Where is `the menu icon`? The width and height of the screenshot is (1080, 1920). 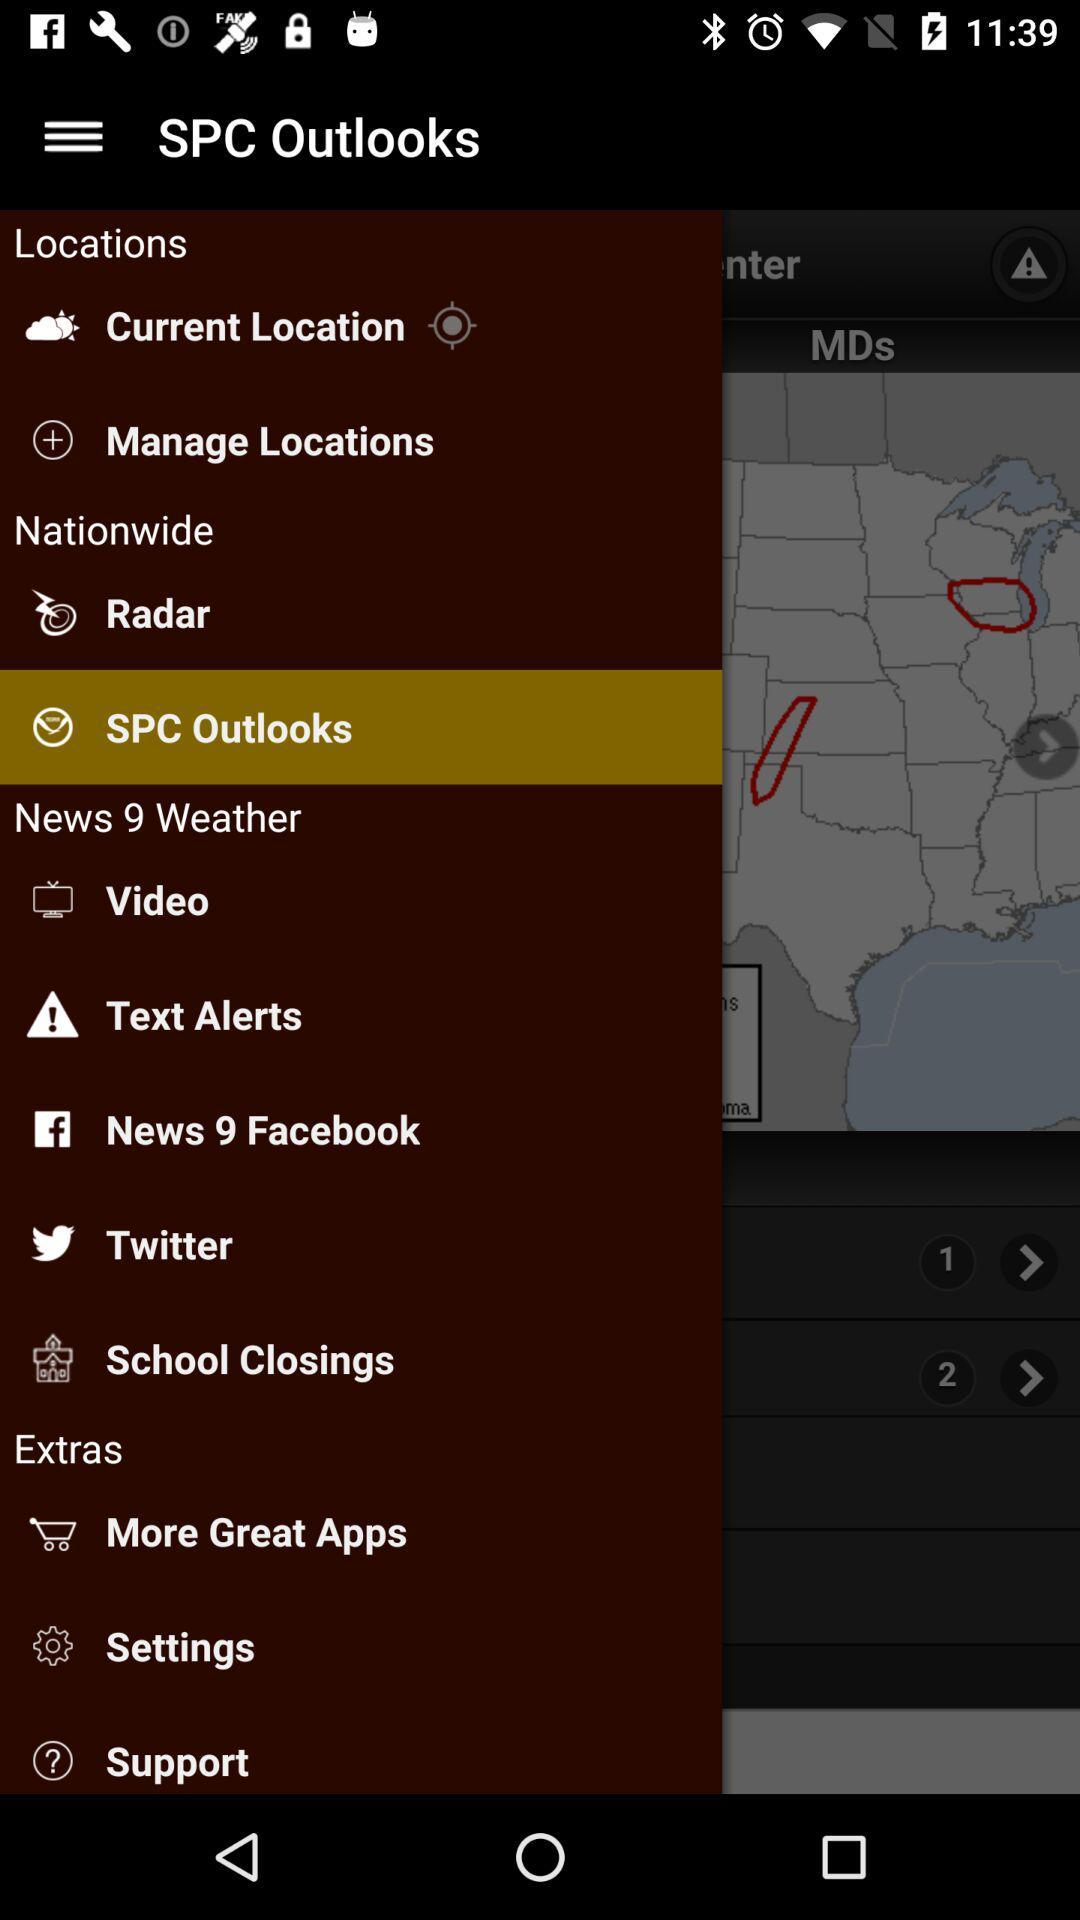
the menu icon is located at coordinates (72, 135).